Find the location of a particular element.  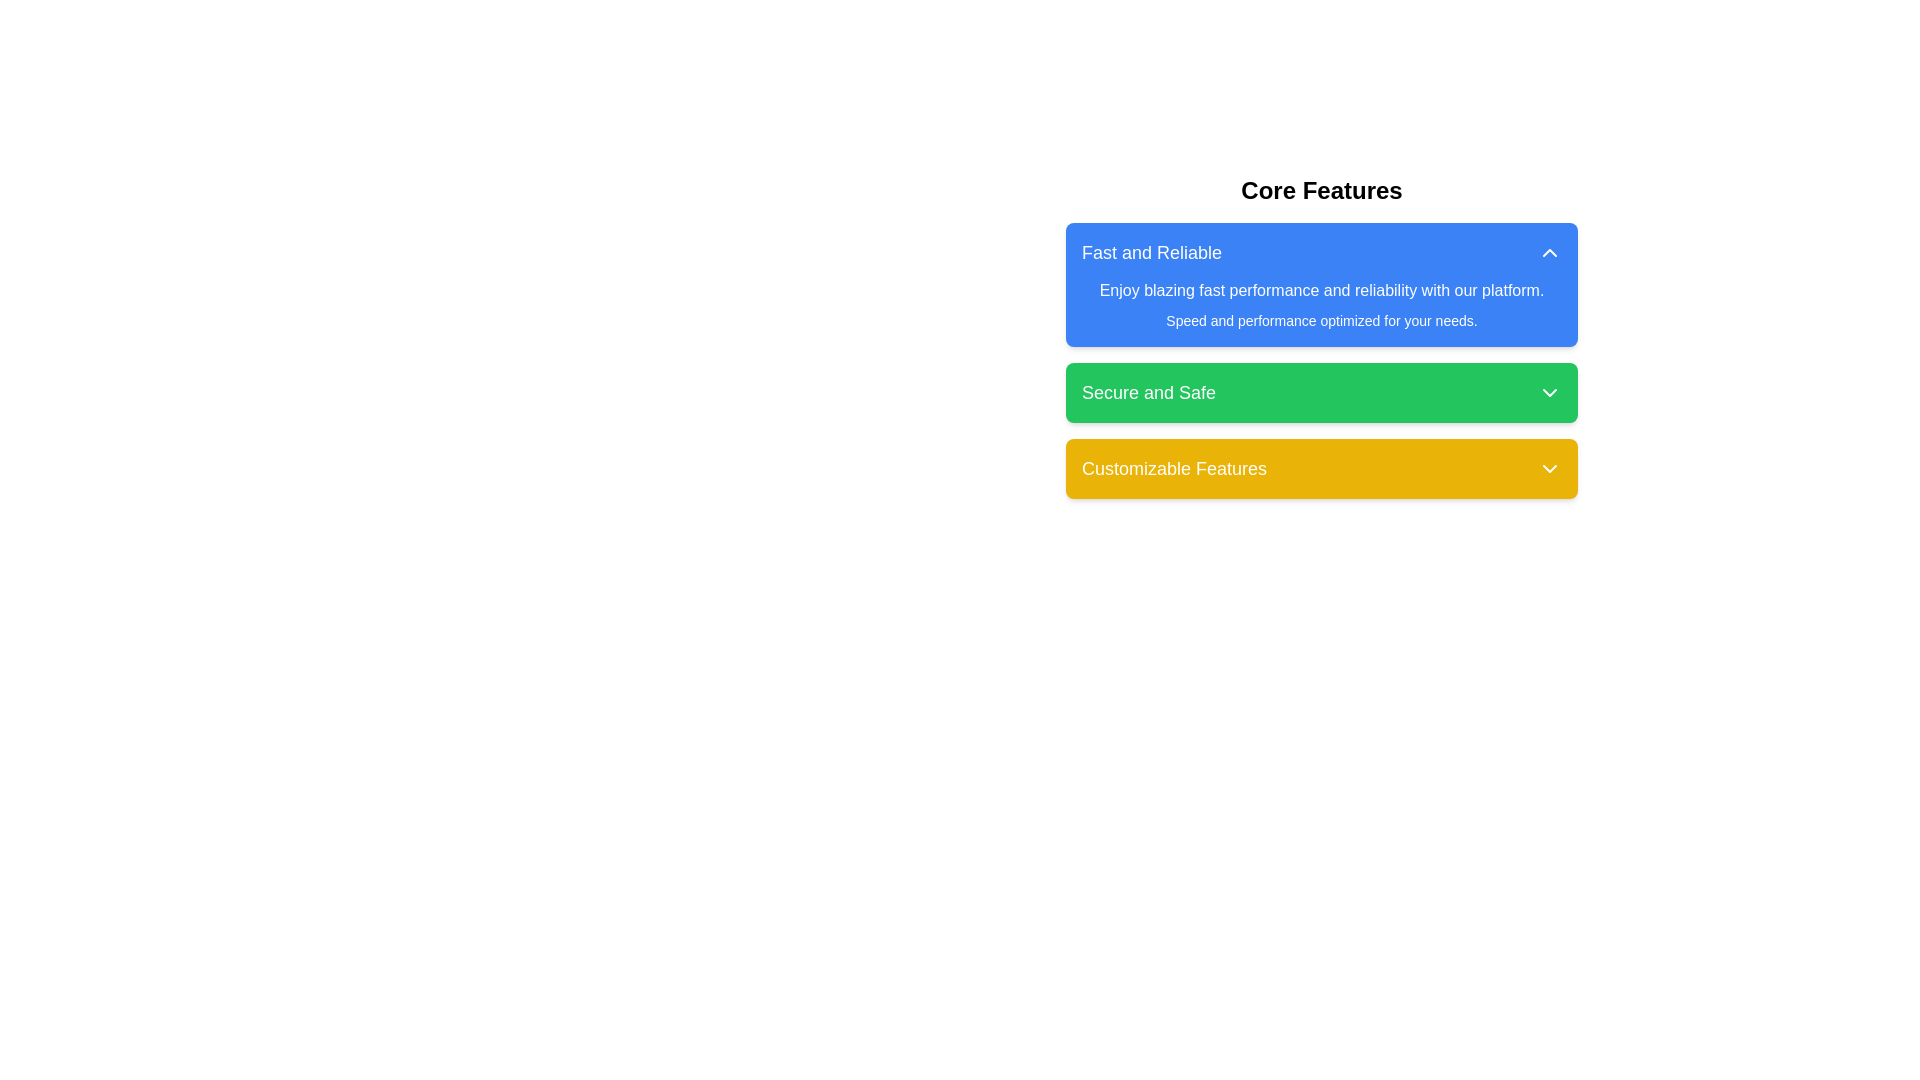

the downward-facing chevron icon button located on the far-right edge of the 'Customizable Features' section is located at coordinates (1549, 469).